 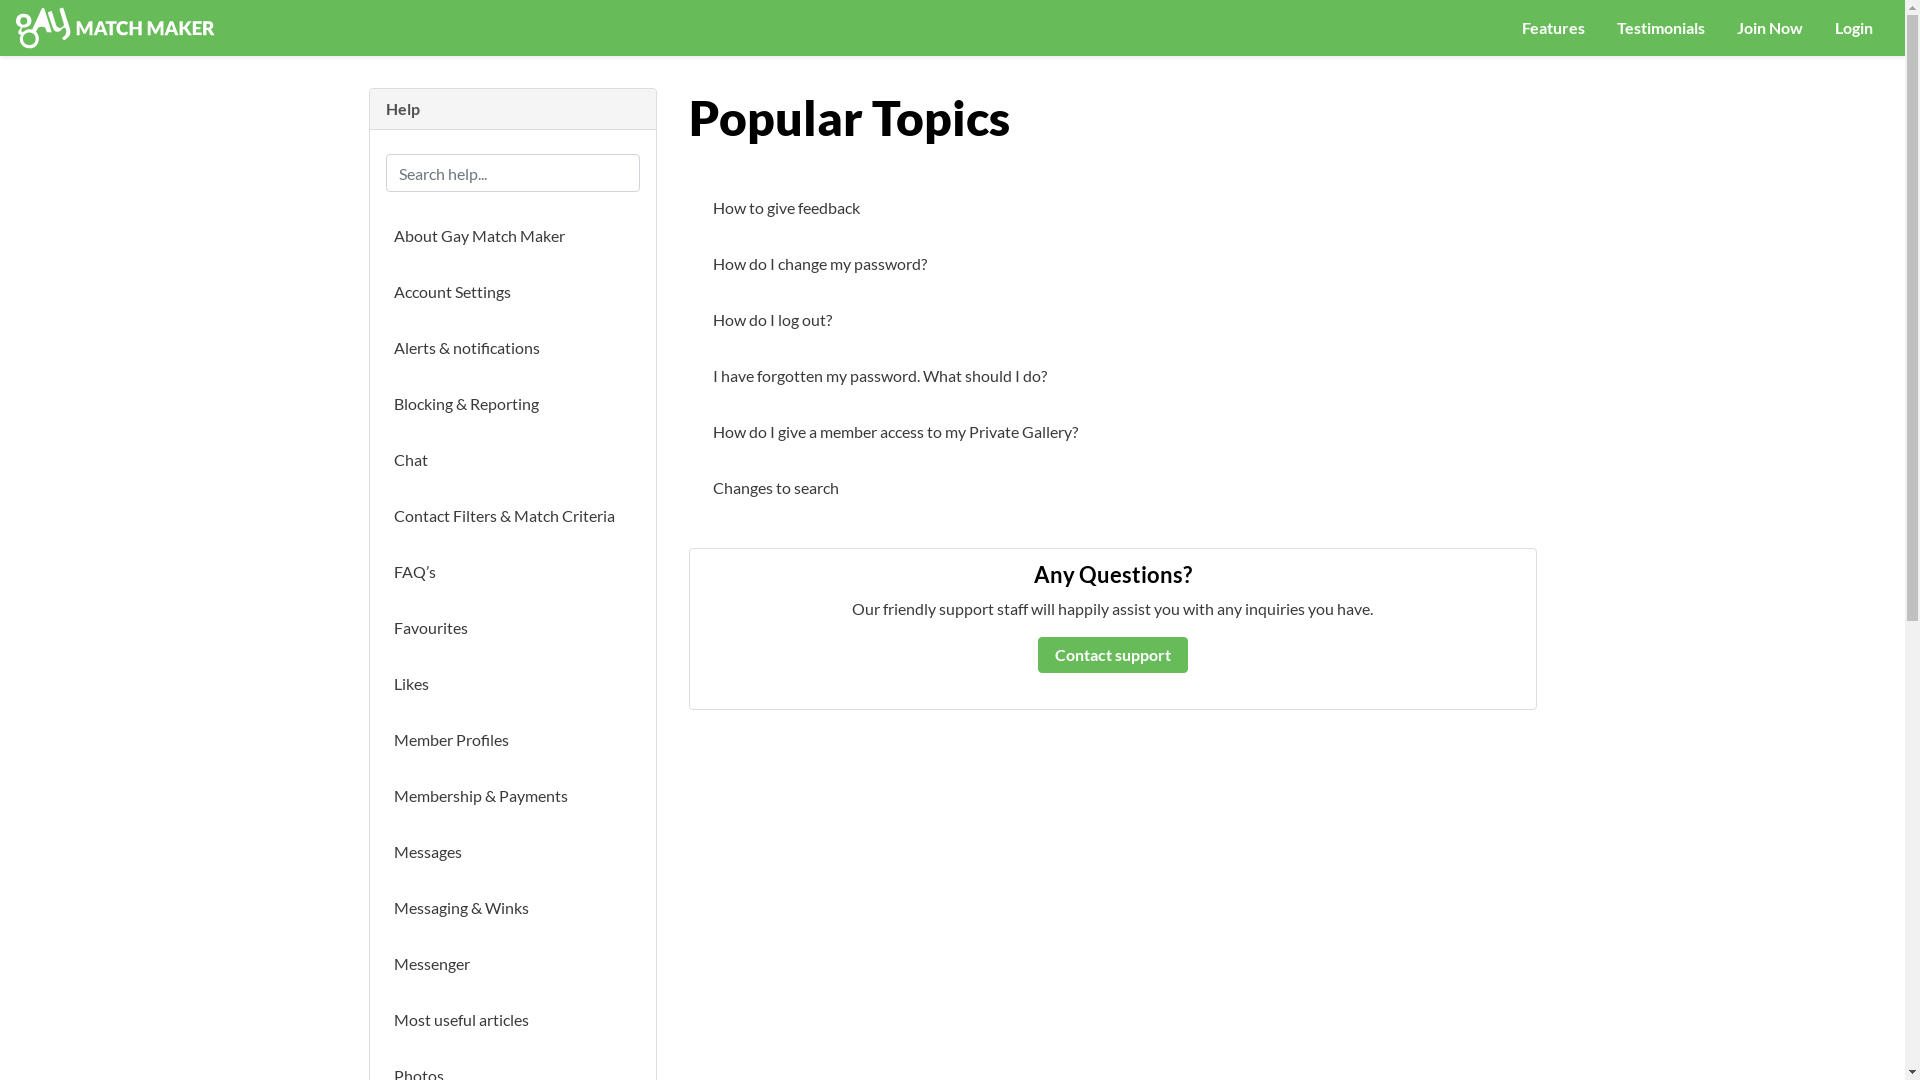 I want to click on 'Login', so click(x=1852, y=27).